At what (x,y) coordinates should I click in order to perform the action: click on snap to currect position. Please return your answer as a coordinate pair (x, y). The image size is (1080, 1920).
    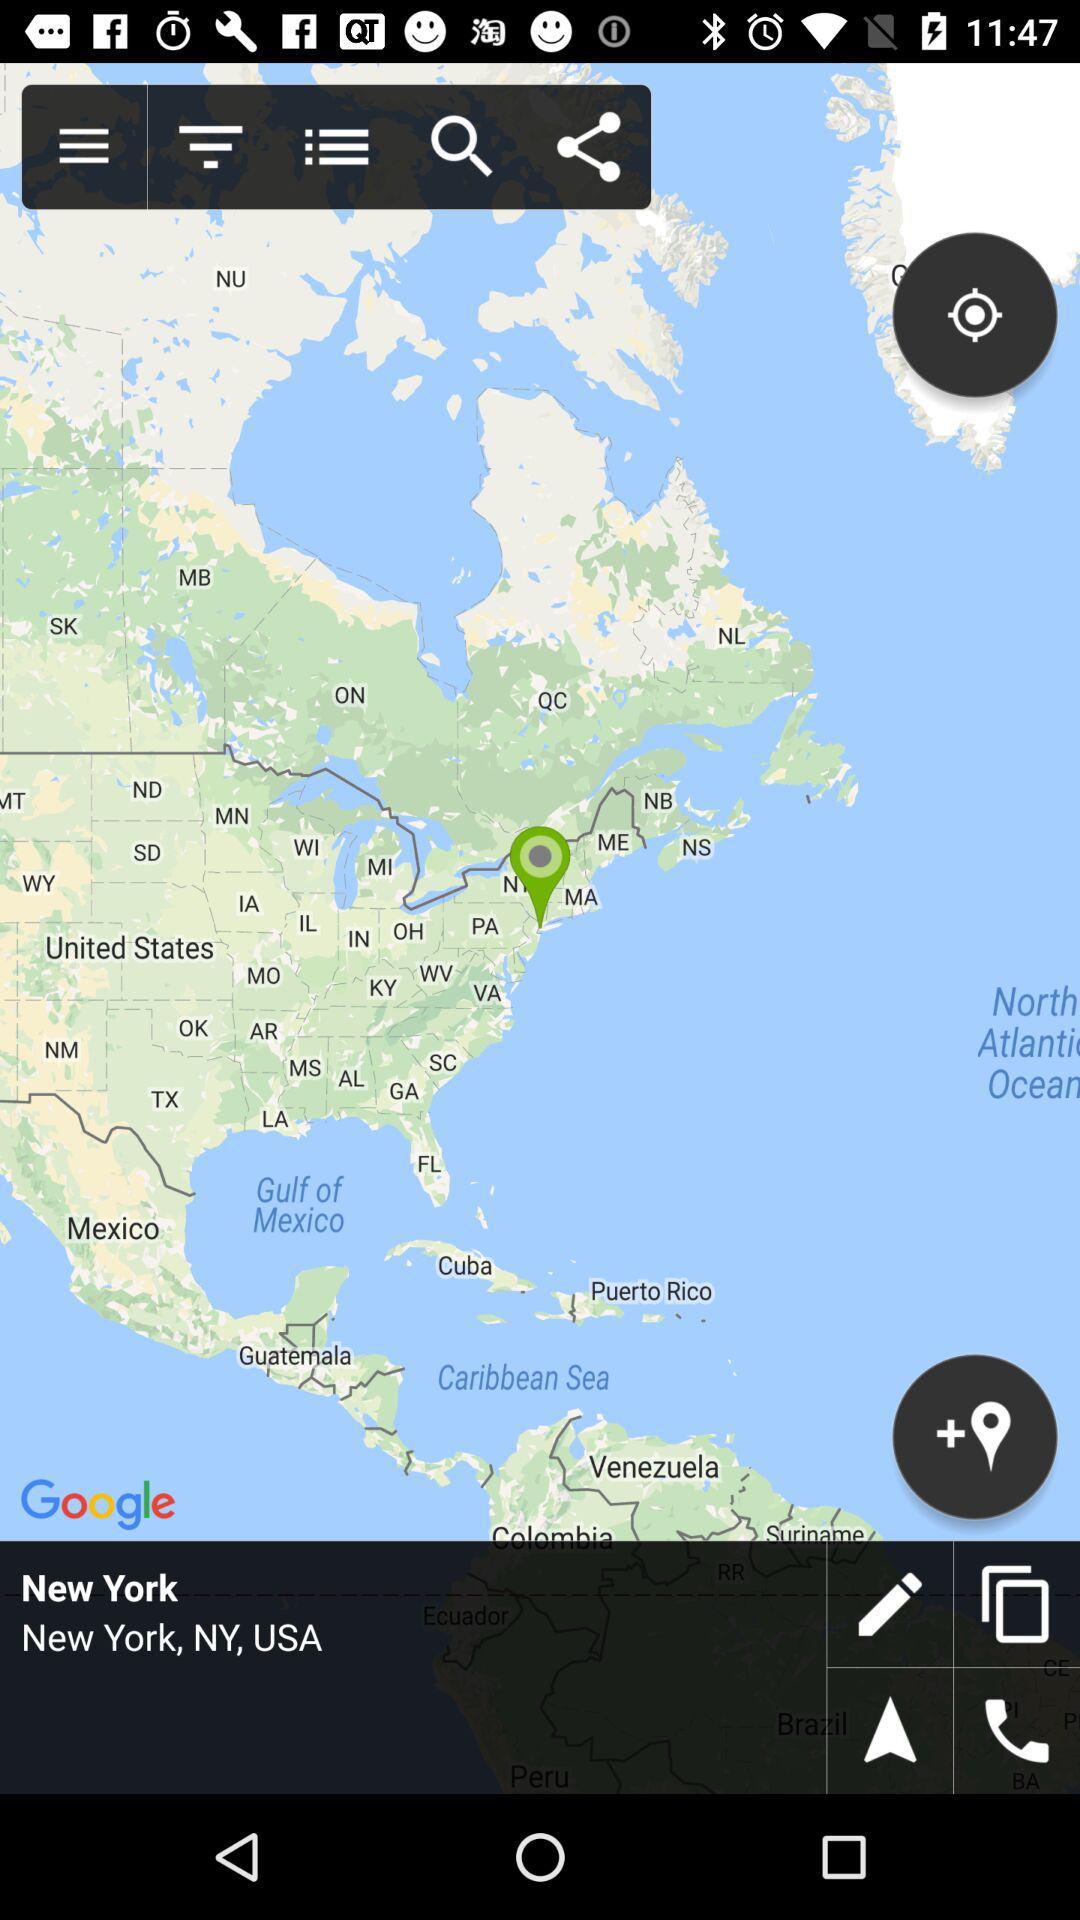
    Looking at the image, I should click on (889, 1730).